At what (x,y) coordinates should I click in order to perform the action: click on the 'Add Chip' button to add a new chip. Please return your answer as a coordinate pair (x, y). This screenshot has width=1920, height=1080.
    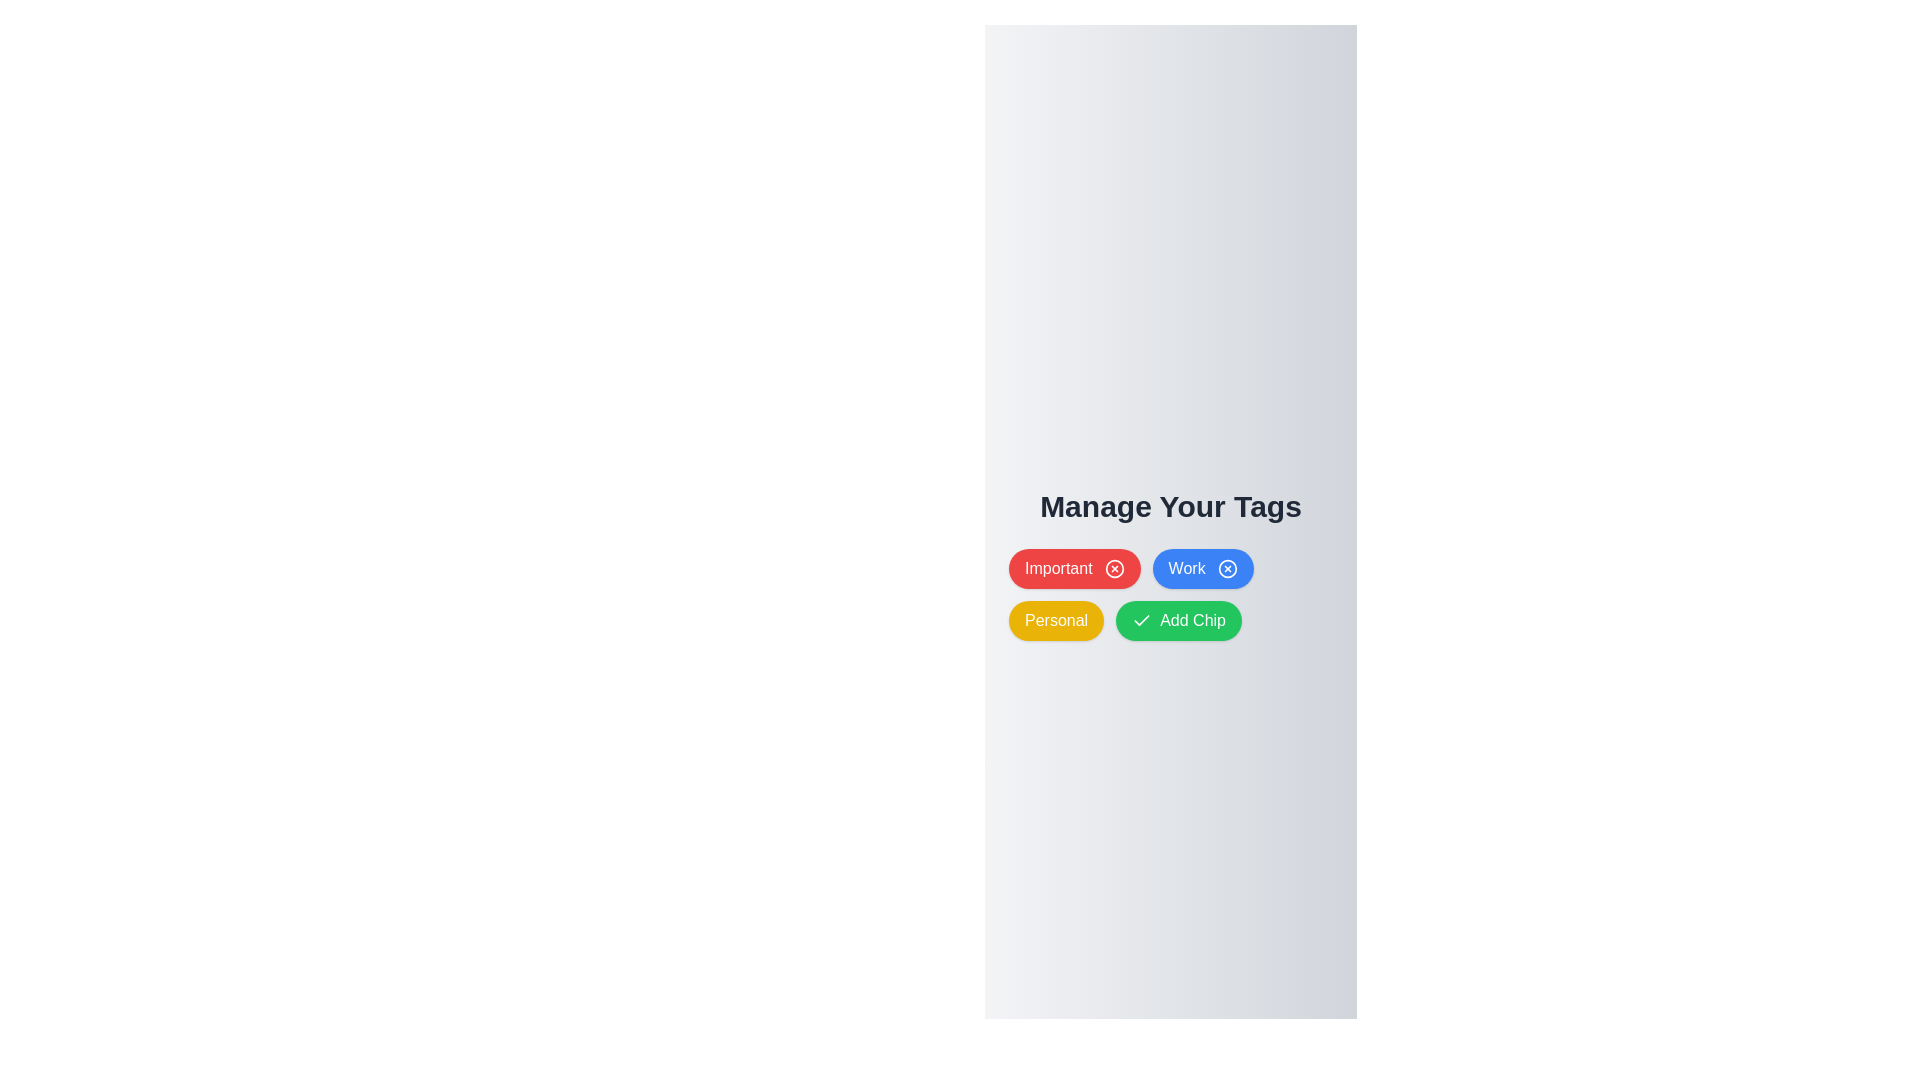
    Looking at the image, I should click on (1179, 620).